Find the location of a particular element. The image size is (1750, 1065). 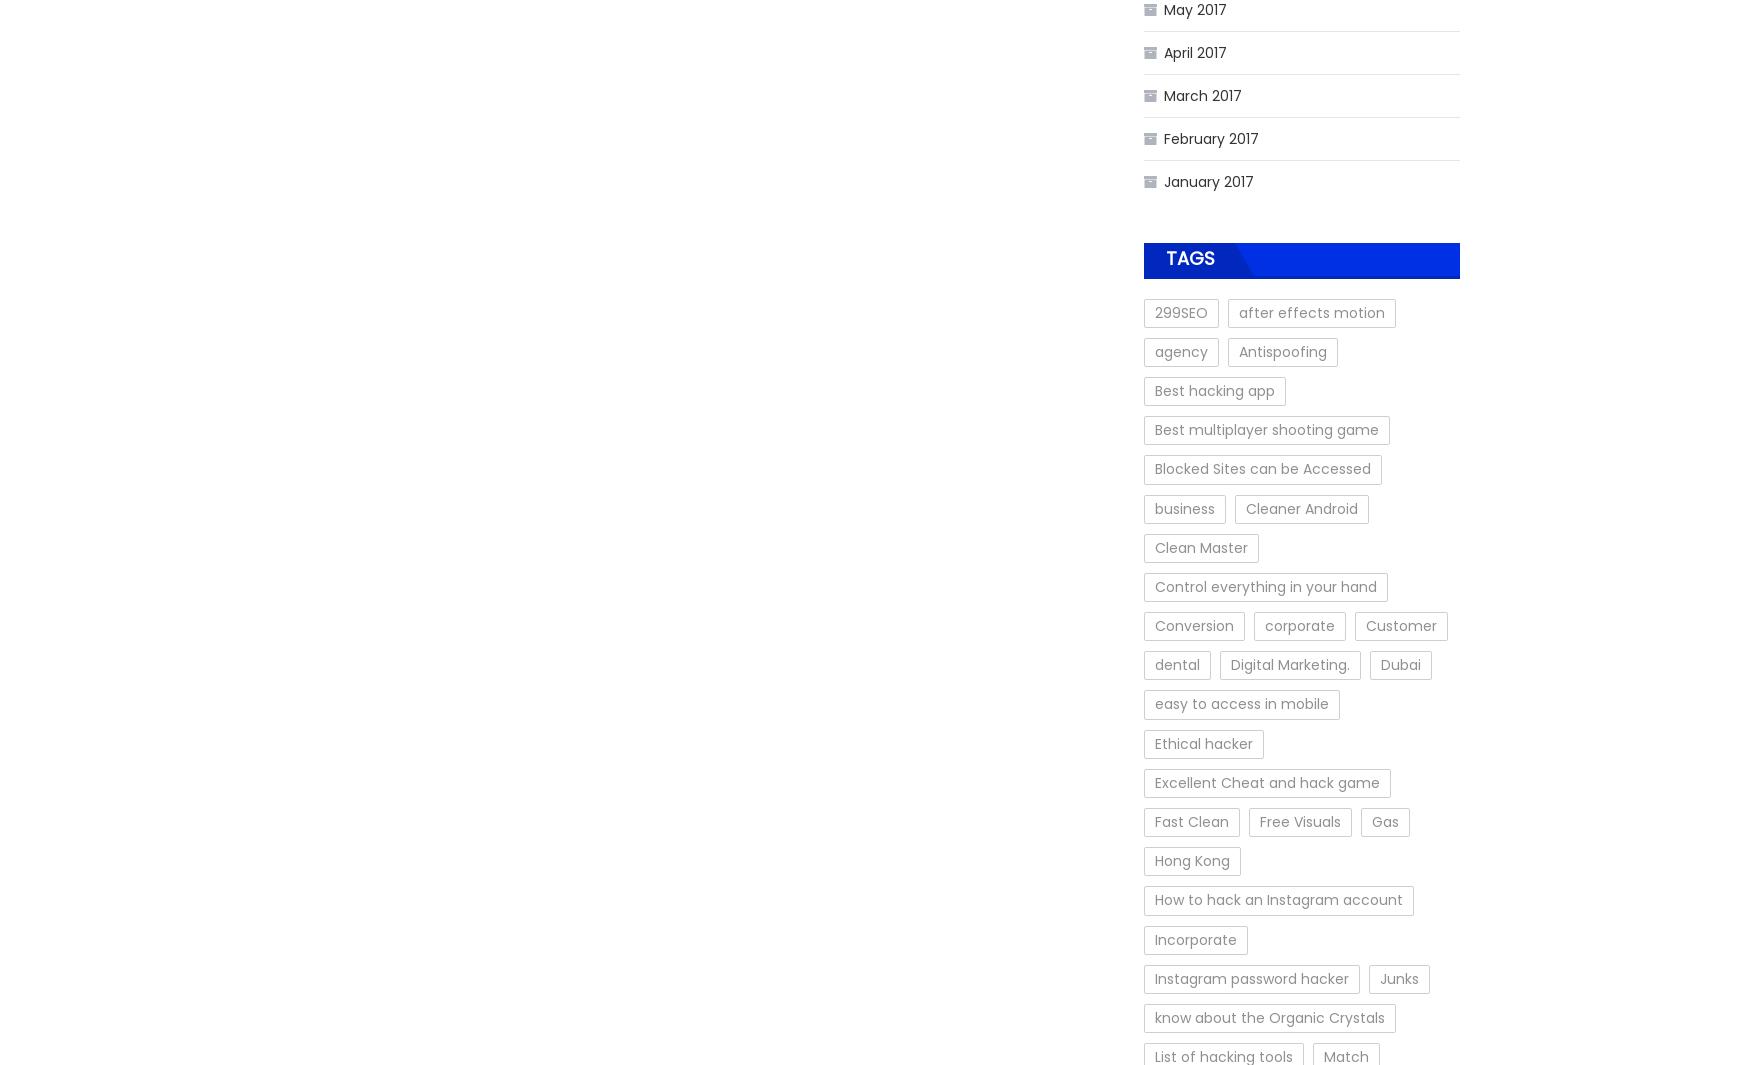

'Blocked Sites can be Accessed' is located at coordinates (1261, 468).